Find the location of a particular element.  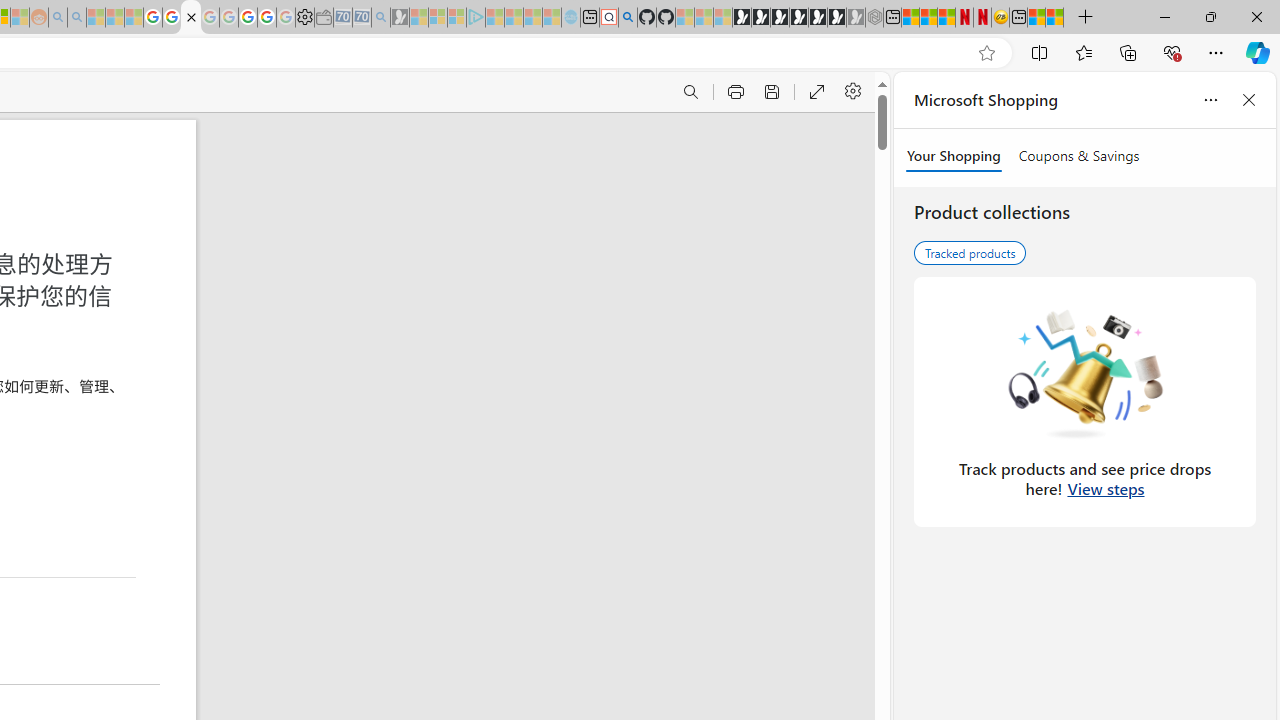

'Enter PDF full screen' is located at coordinates (816, 92).